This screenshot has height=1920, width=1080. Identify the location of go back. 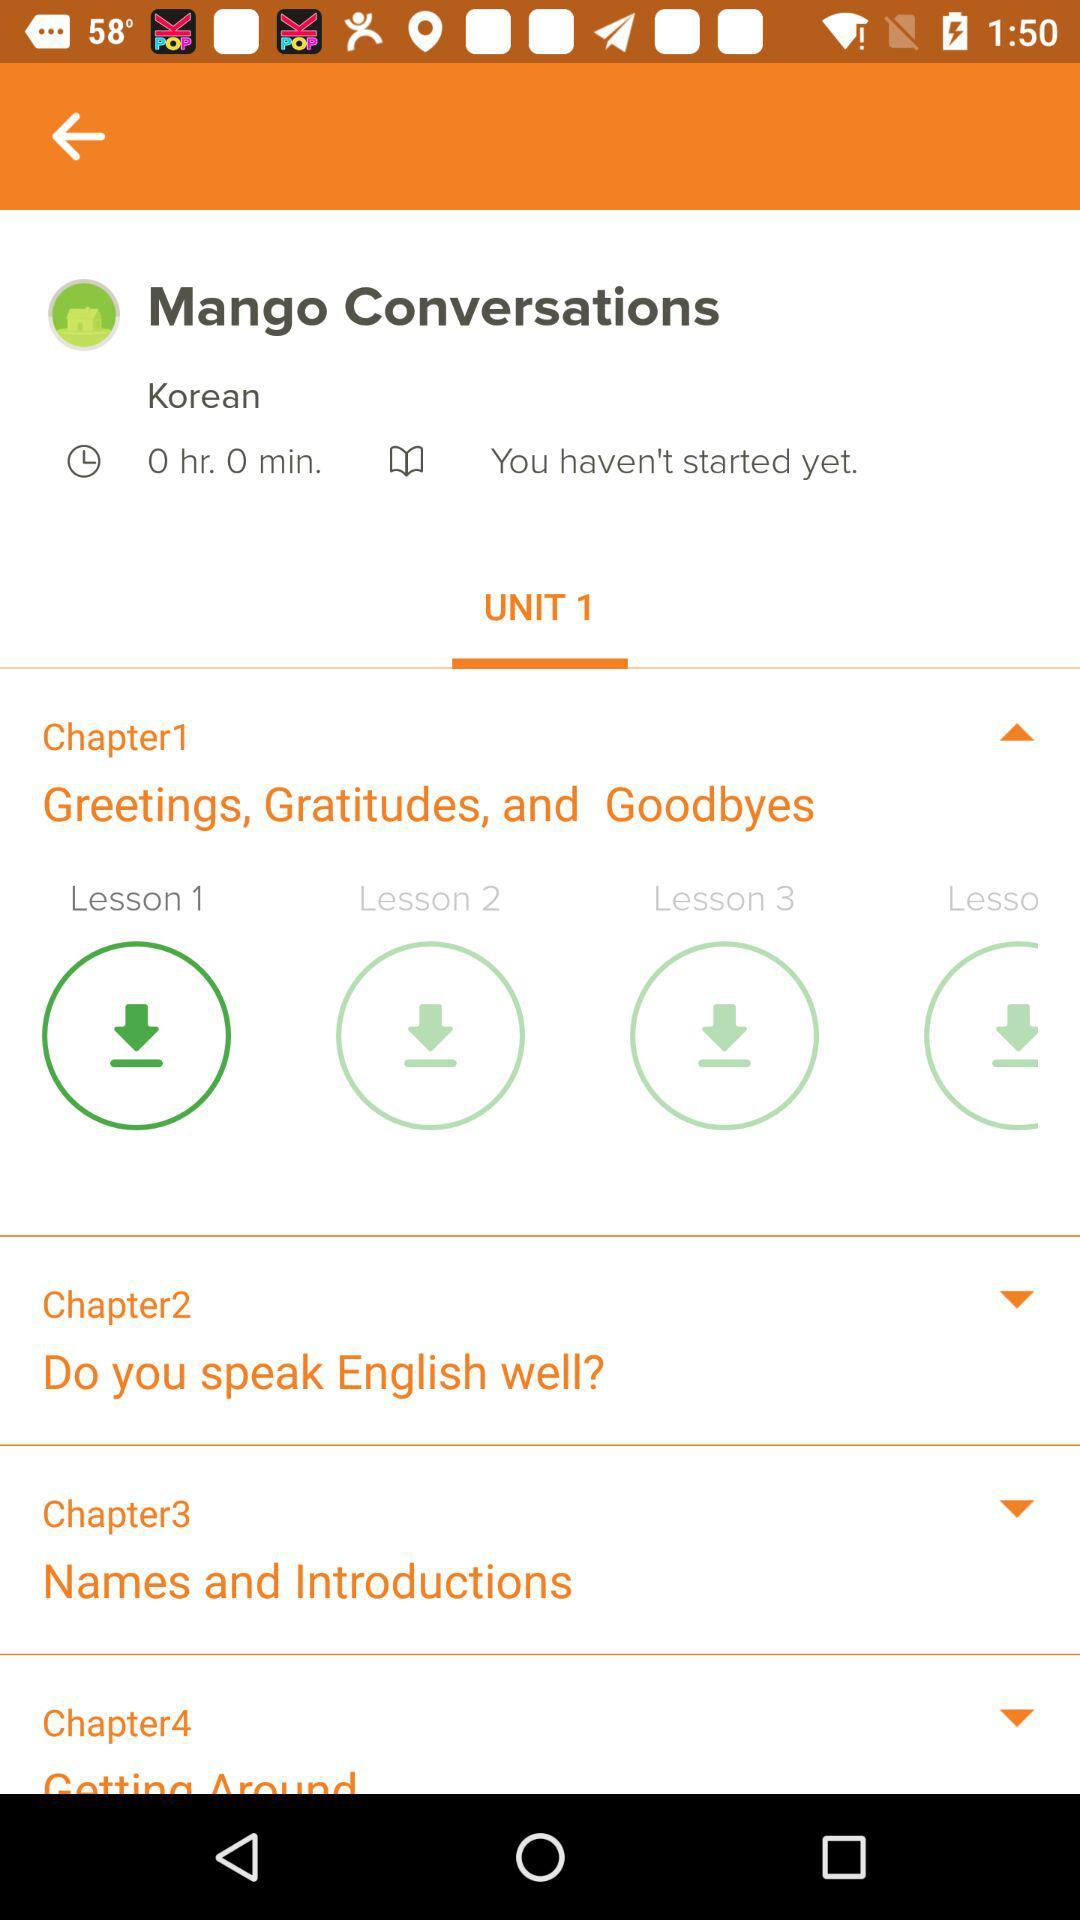
(77, 135).